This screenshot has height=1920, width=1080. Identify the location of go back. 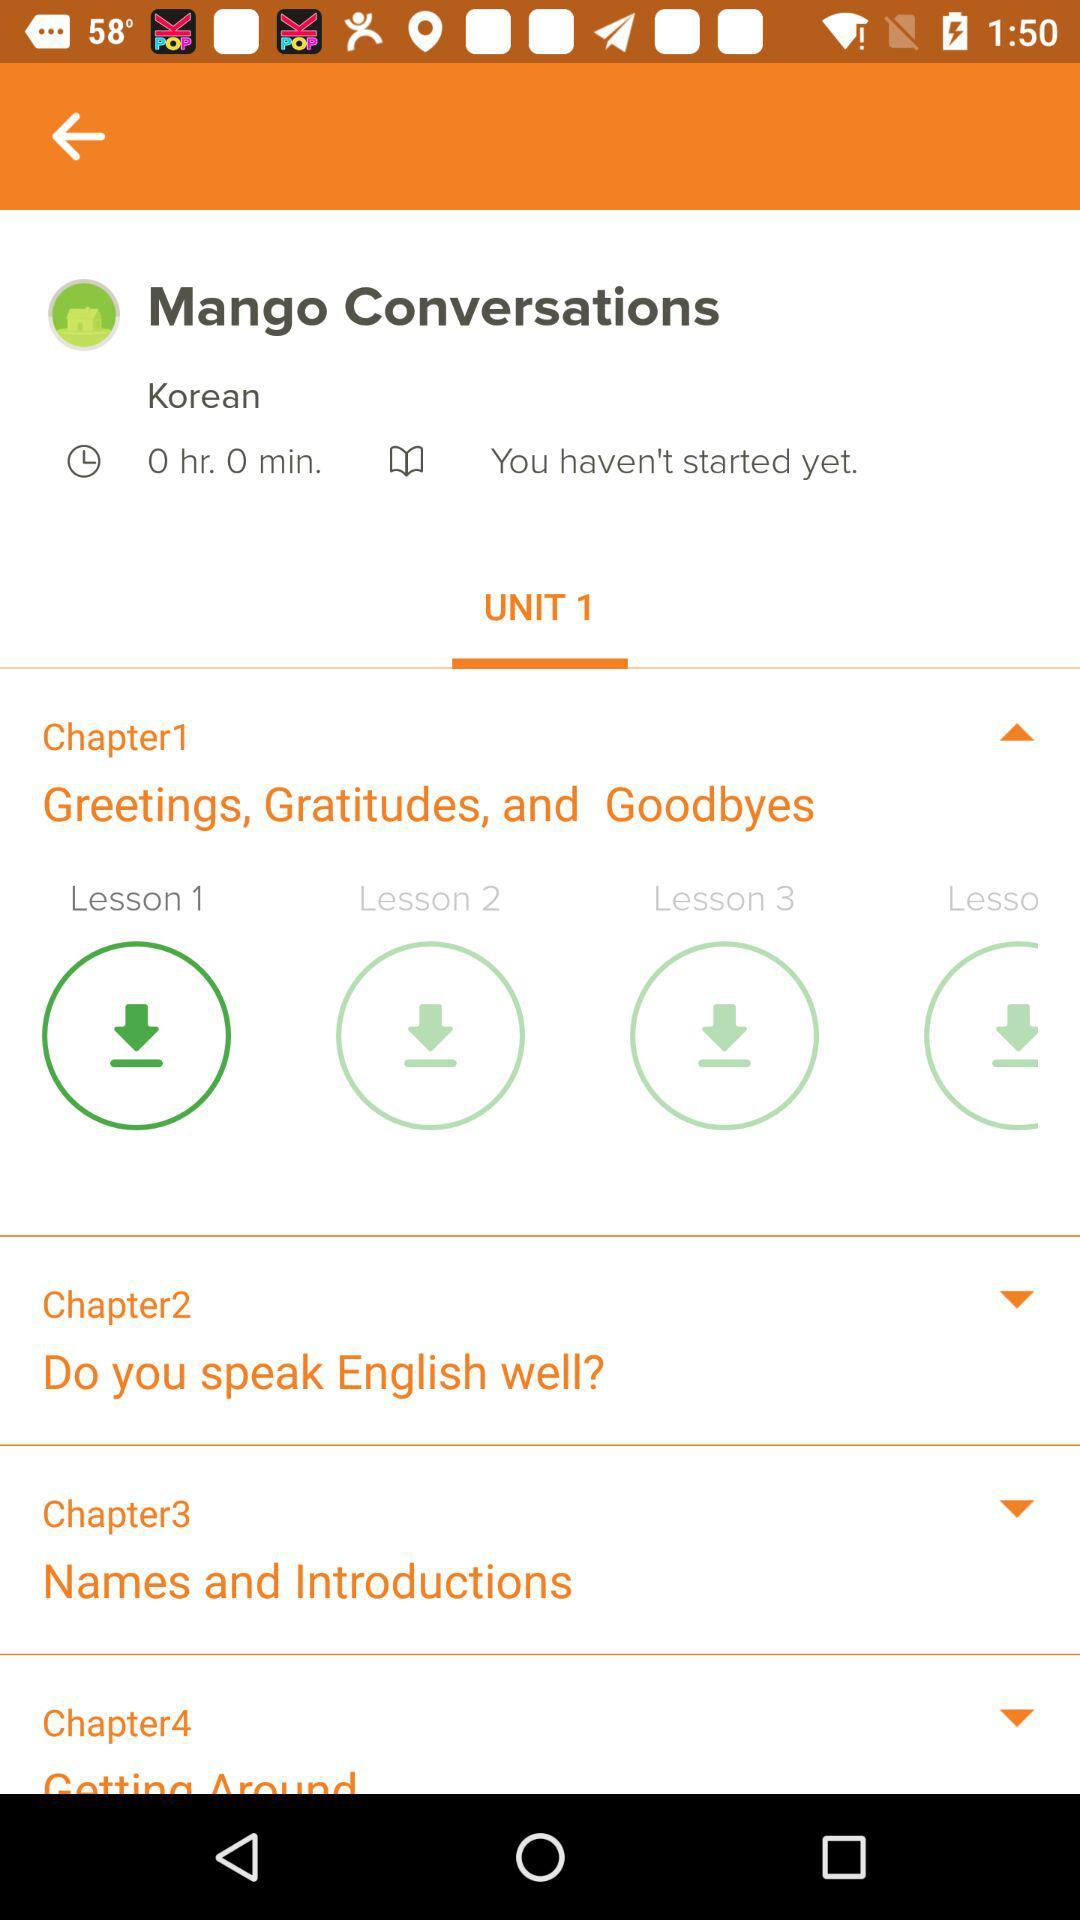
(77, 135).